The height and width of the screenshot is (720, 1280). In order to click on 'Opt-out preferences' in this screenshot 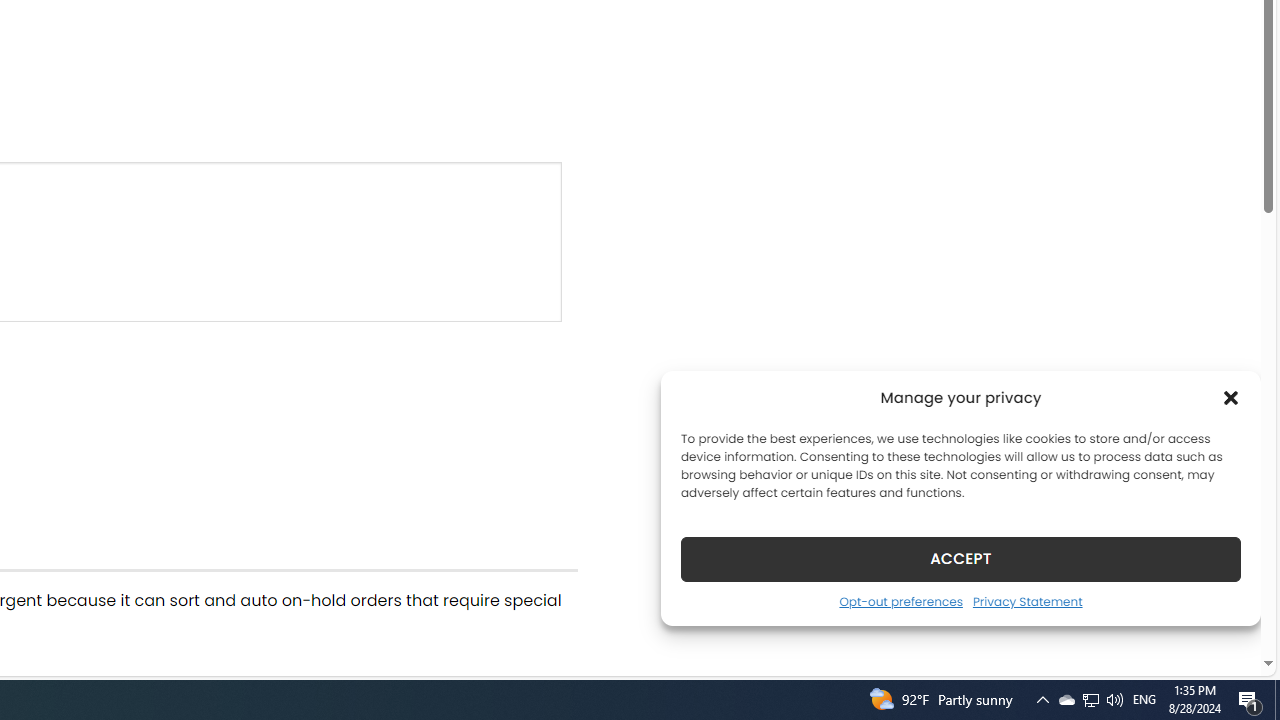, I will do `click(899, 600)`.